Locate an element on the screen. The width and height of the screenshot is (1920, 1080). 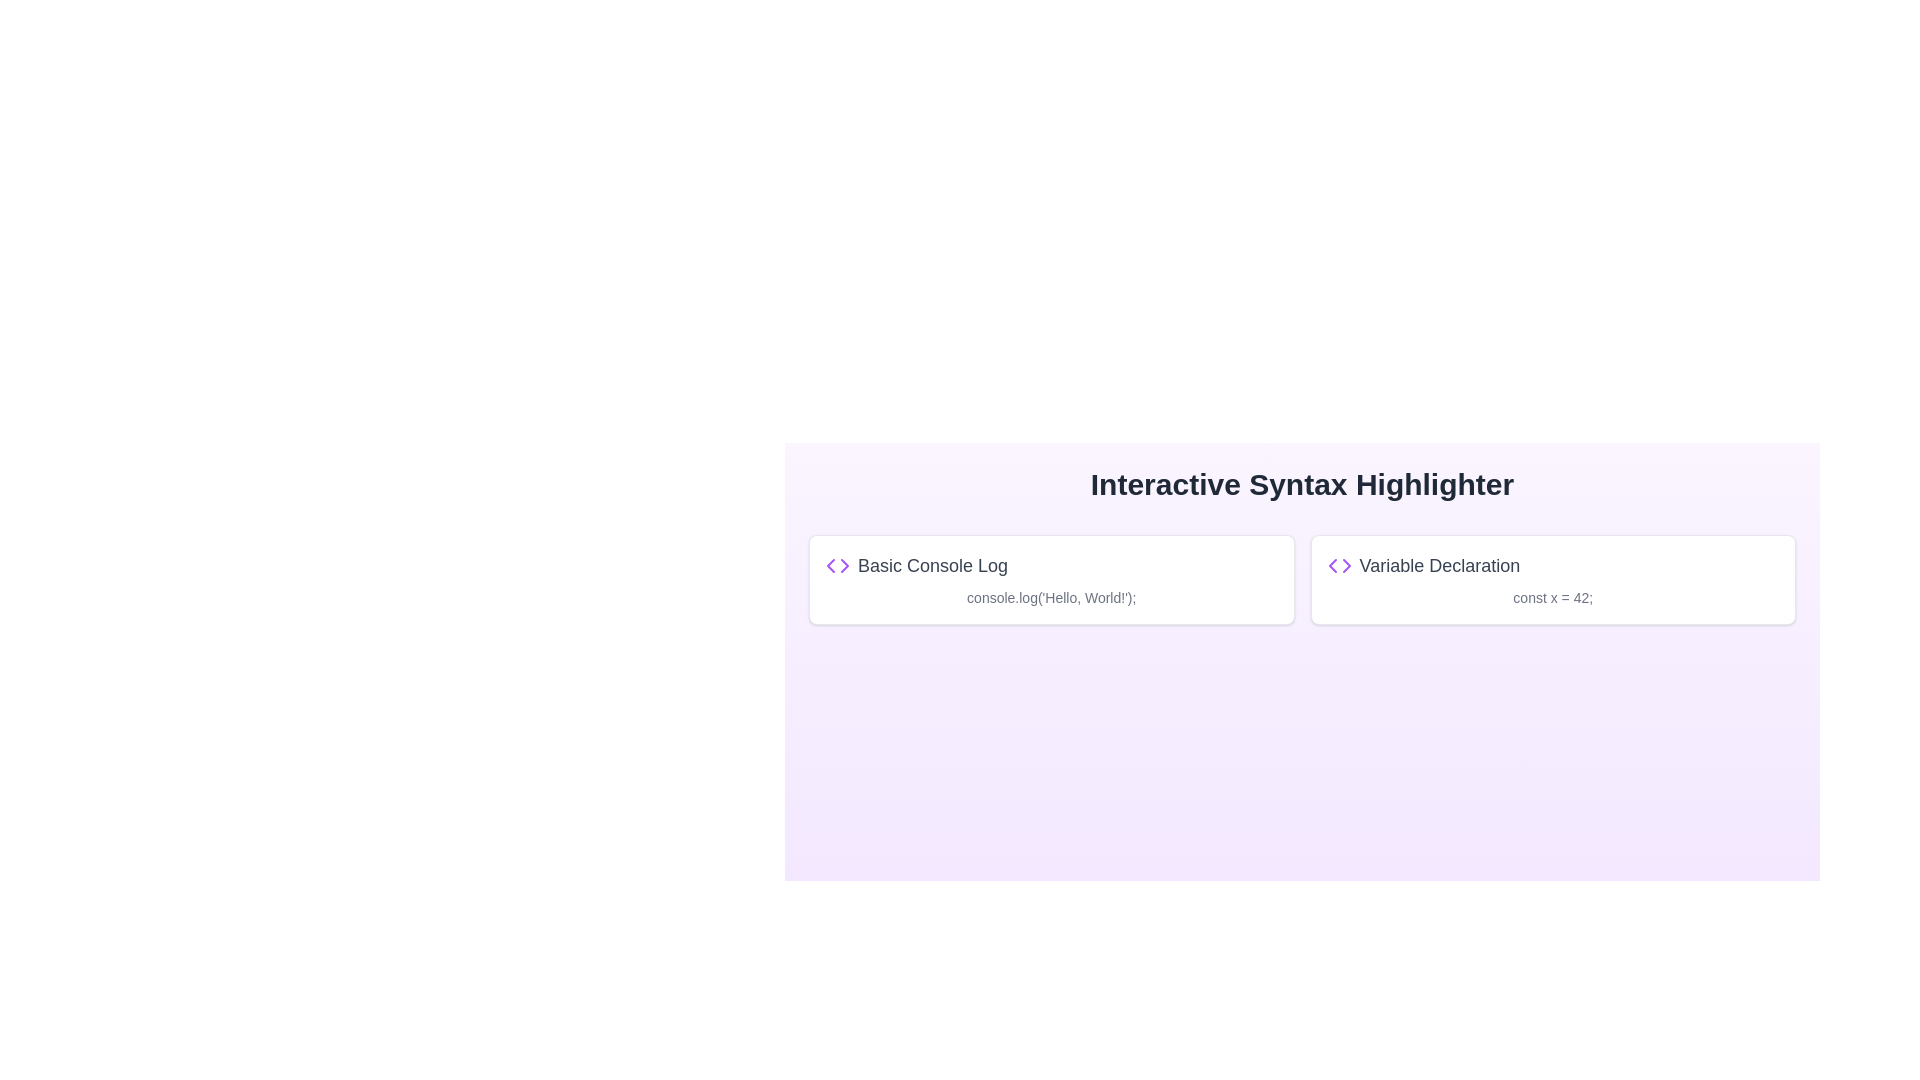
the purple left-pointing triangular icon located in the interactive syntax highlighter section under the header 'Interactive Syntax Highlighter' within the left box labeled 'Basic Console Log' is located at coordinates (1332, 566).